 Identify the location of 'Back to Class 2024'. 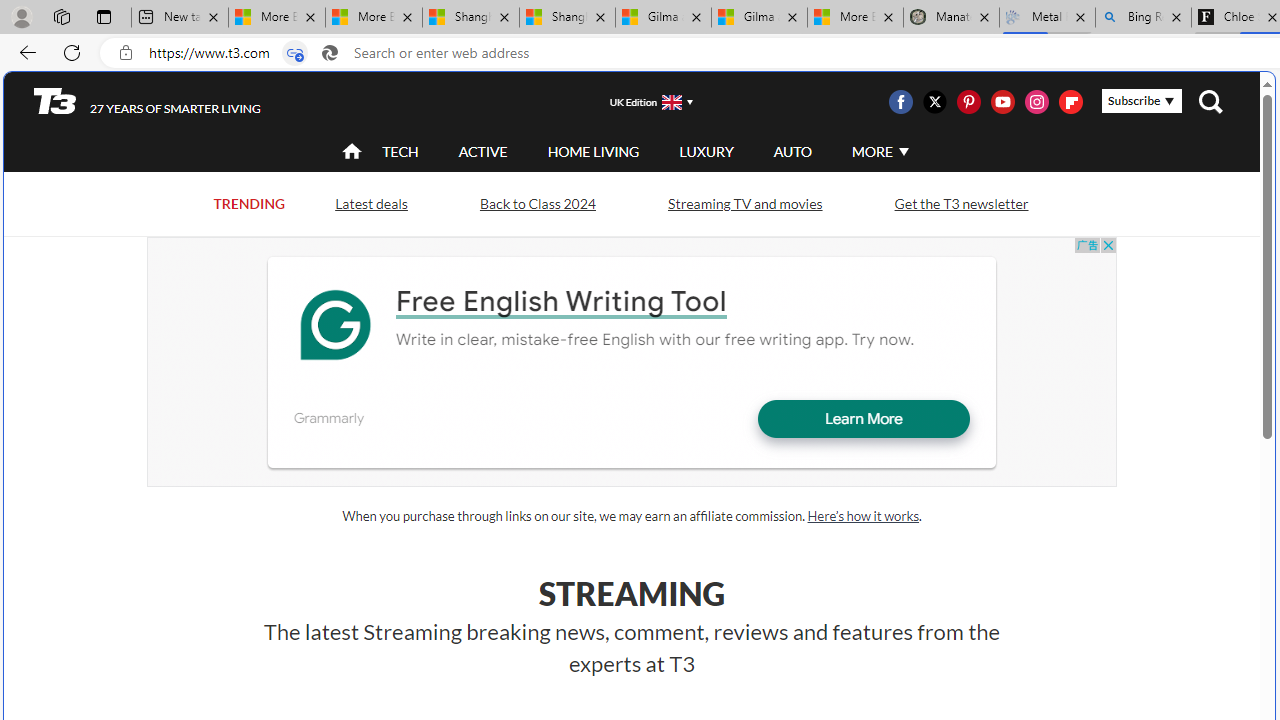
(537, 204).